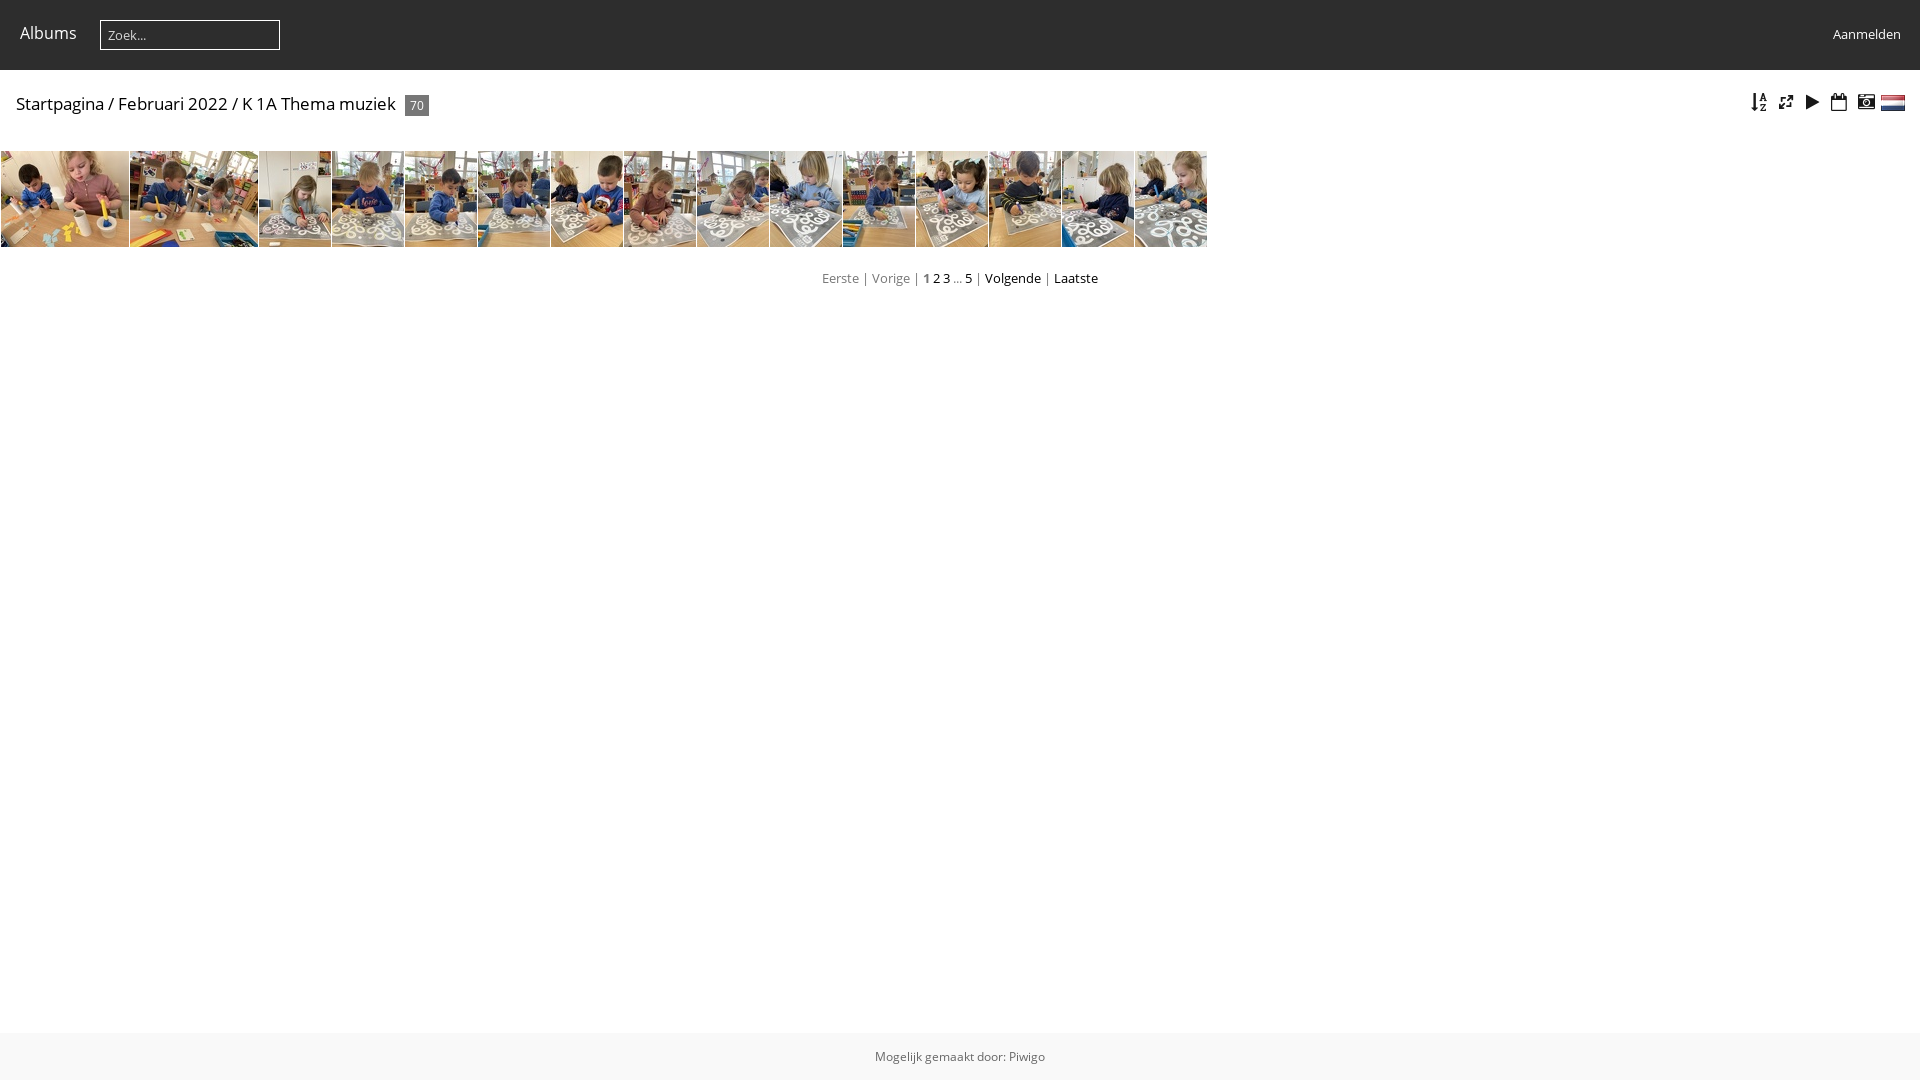  Describe the element at coordinates (240, 103) in the screenshot. I see `'K 1A Thema muziek'` at that location.